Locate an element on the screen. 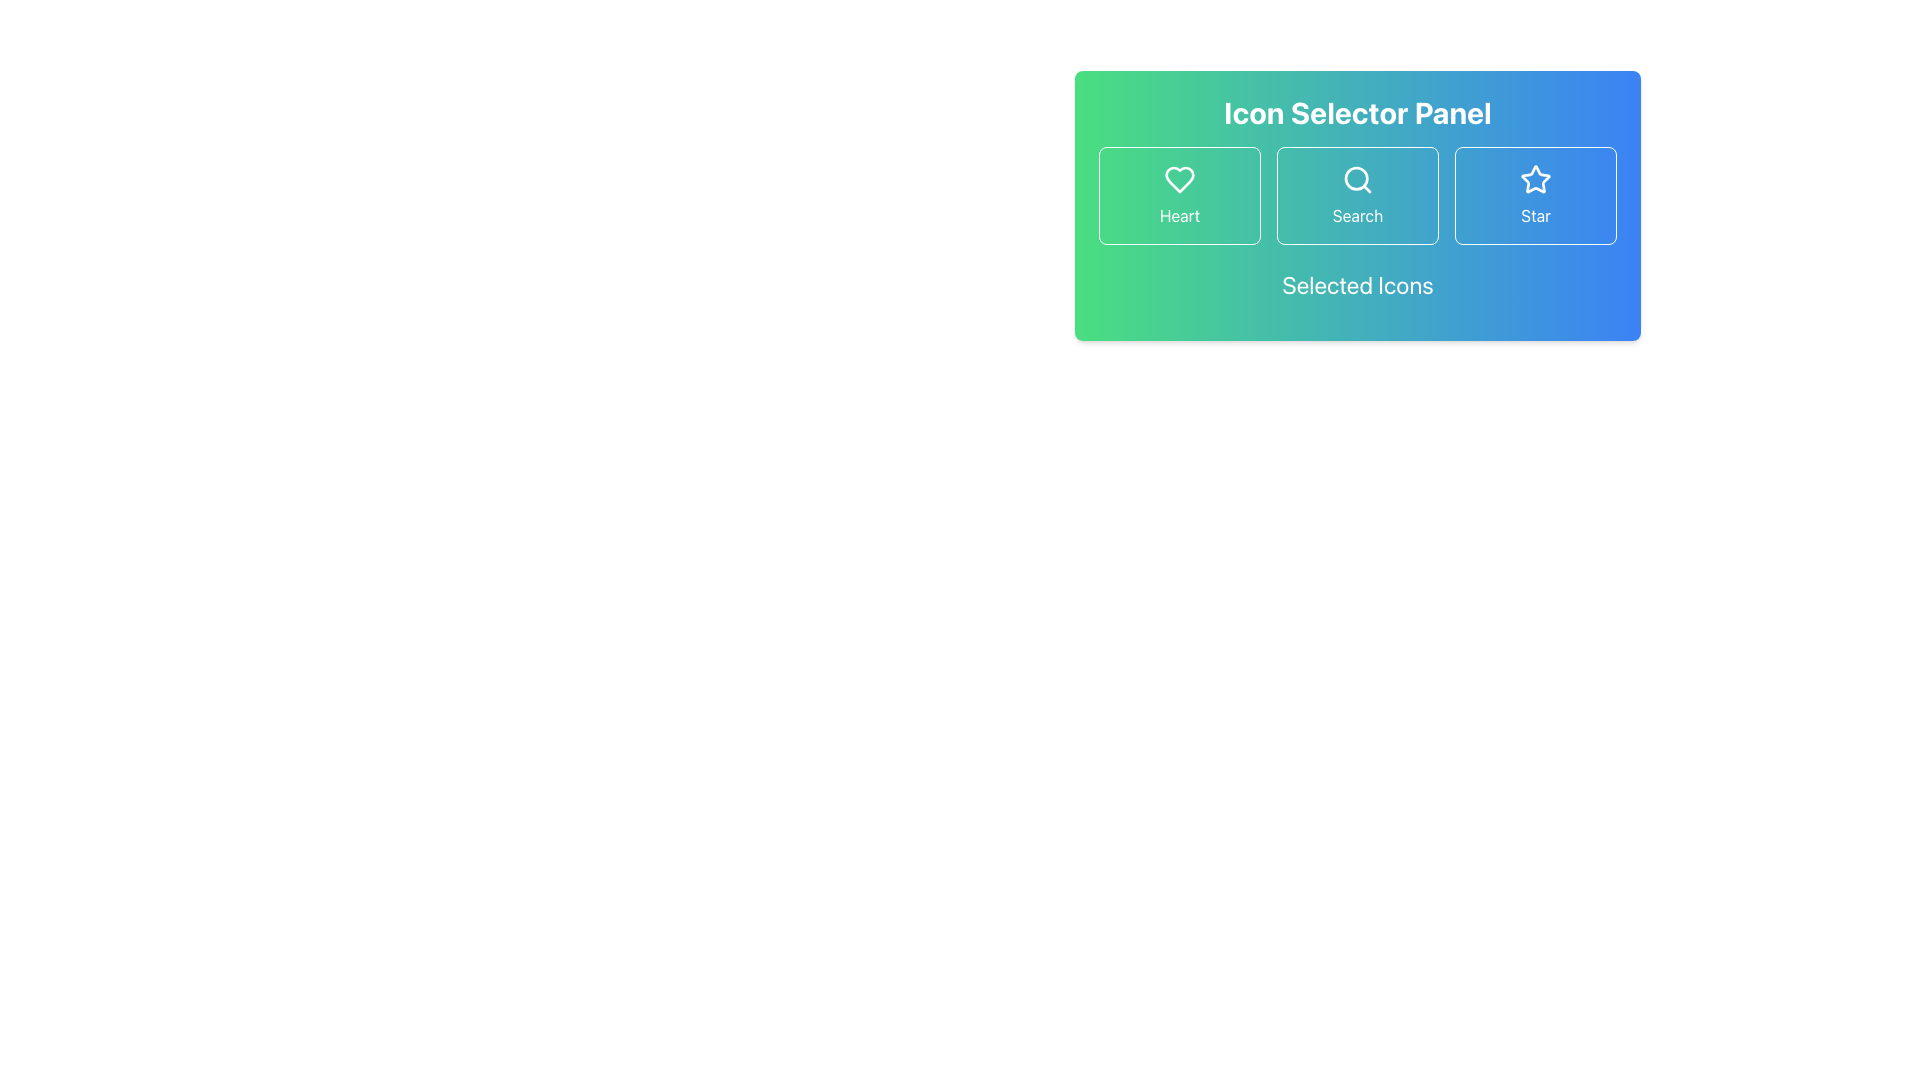 The image size is (1920, 1080). title text located at the top of the panel, which informs users about the purpose of the surrounding interface is located at coordinates (1358, 112).